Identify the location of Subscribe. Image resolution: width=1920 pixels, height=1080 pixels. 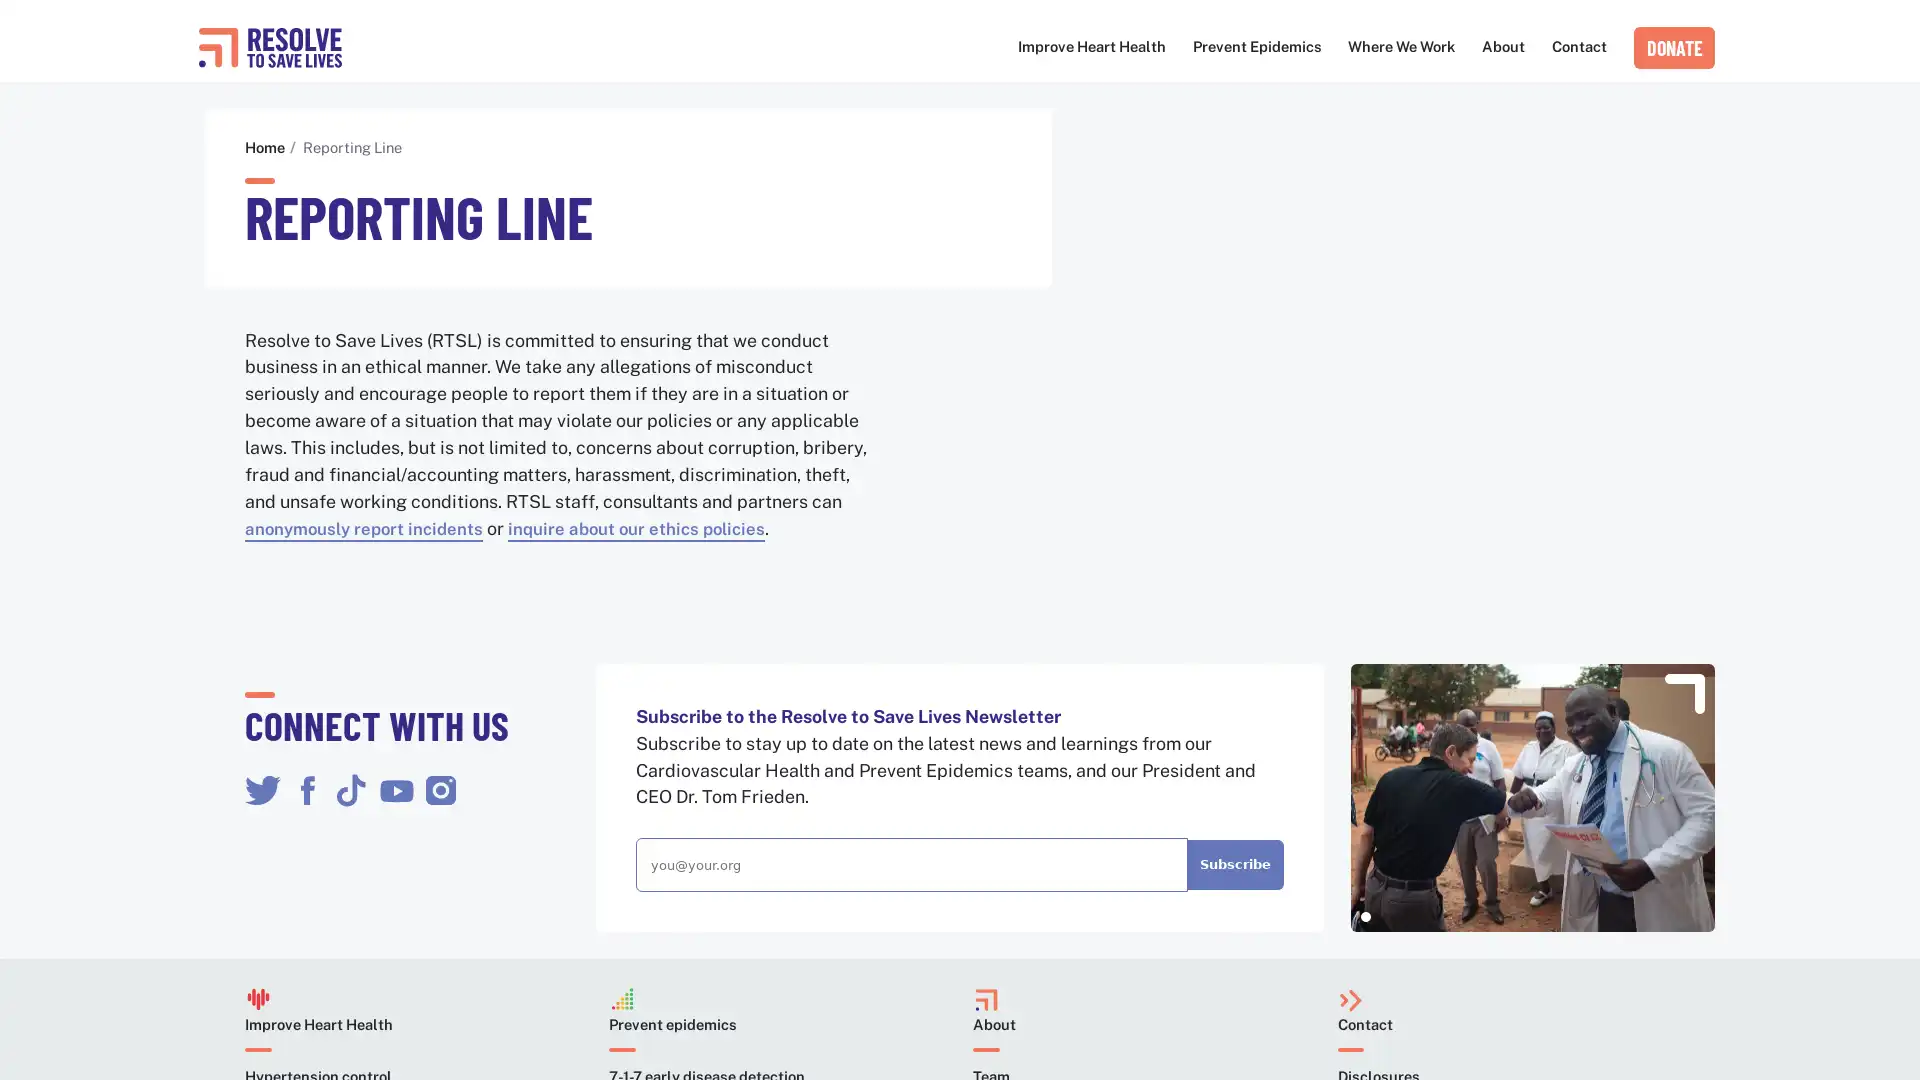
(1232, 866).